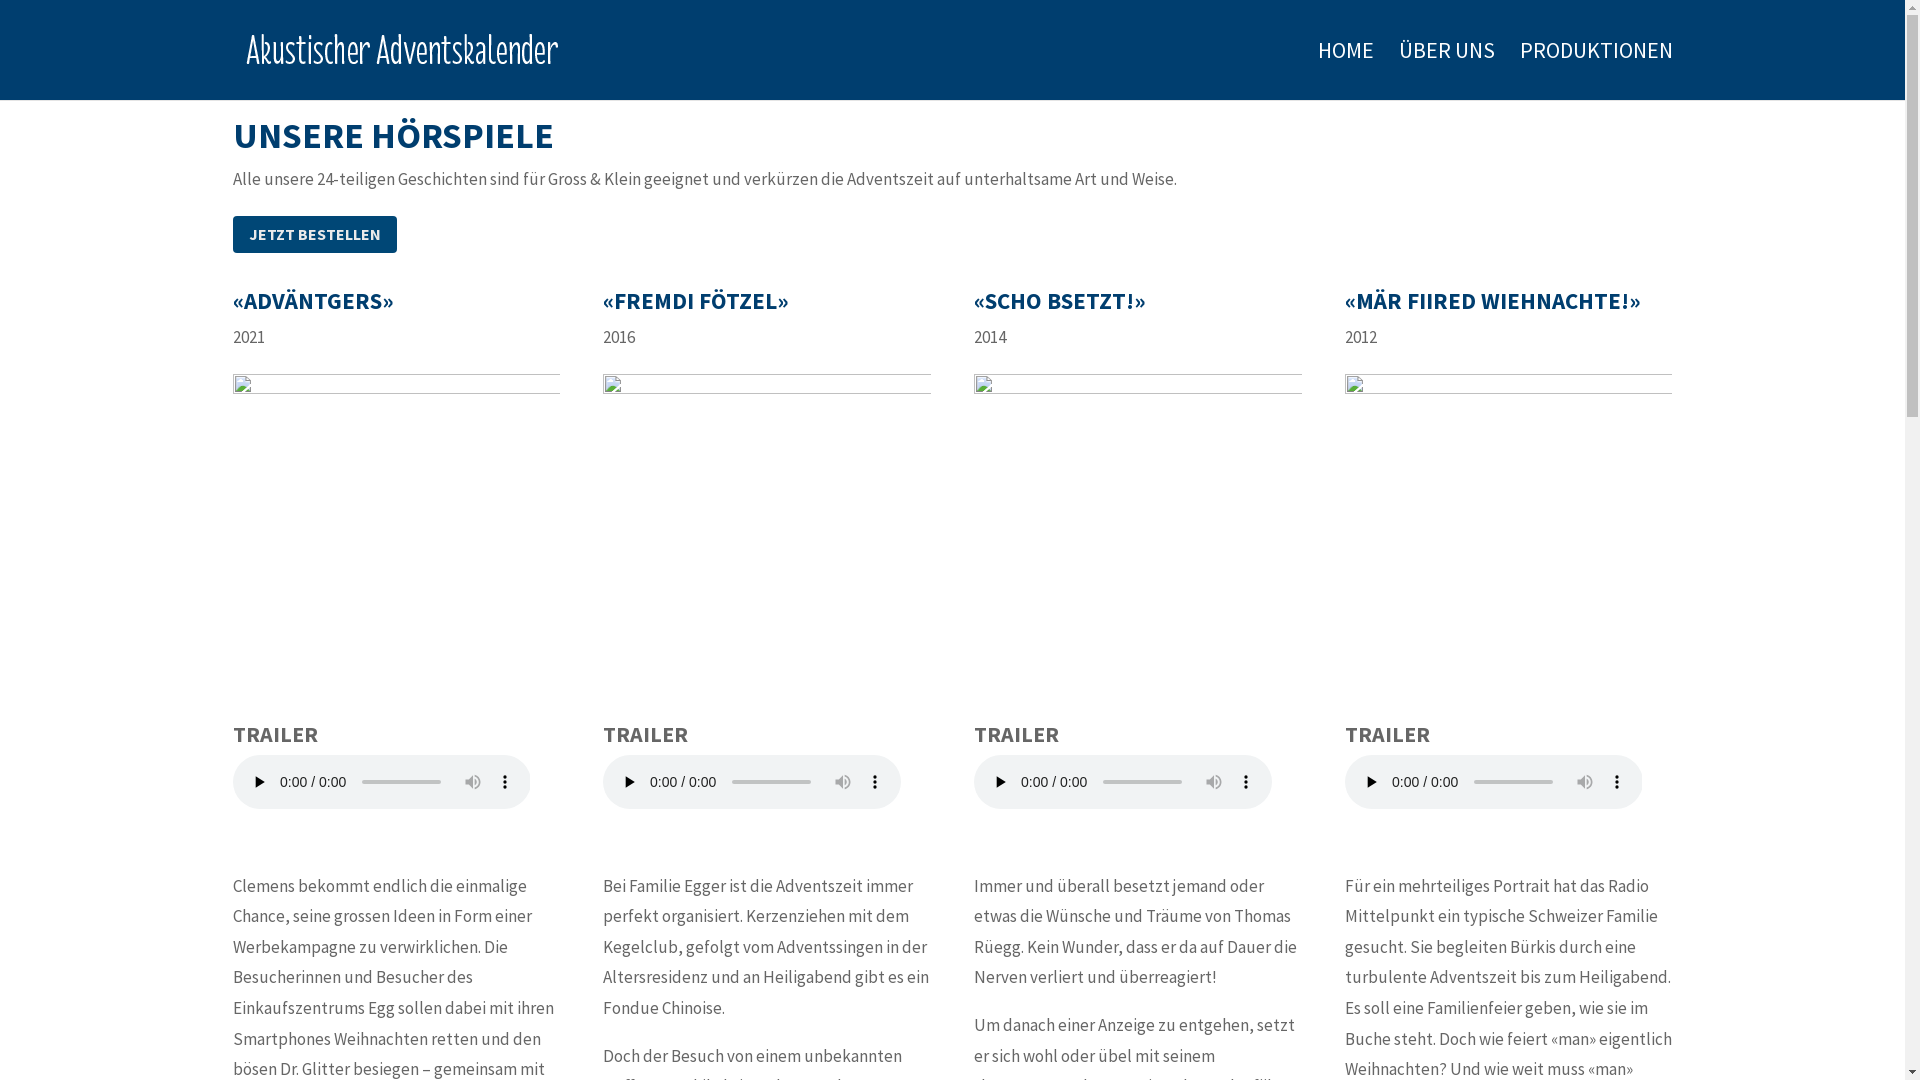 The width and height of the screenshot is (1920, 1080). I want to click on 'HOME', so click(1345, 70).